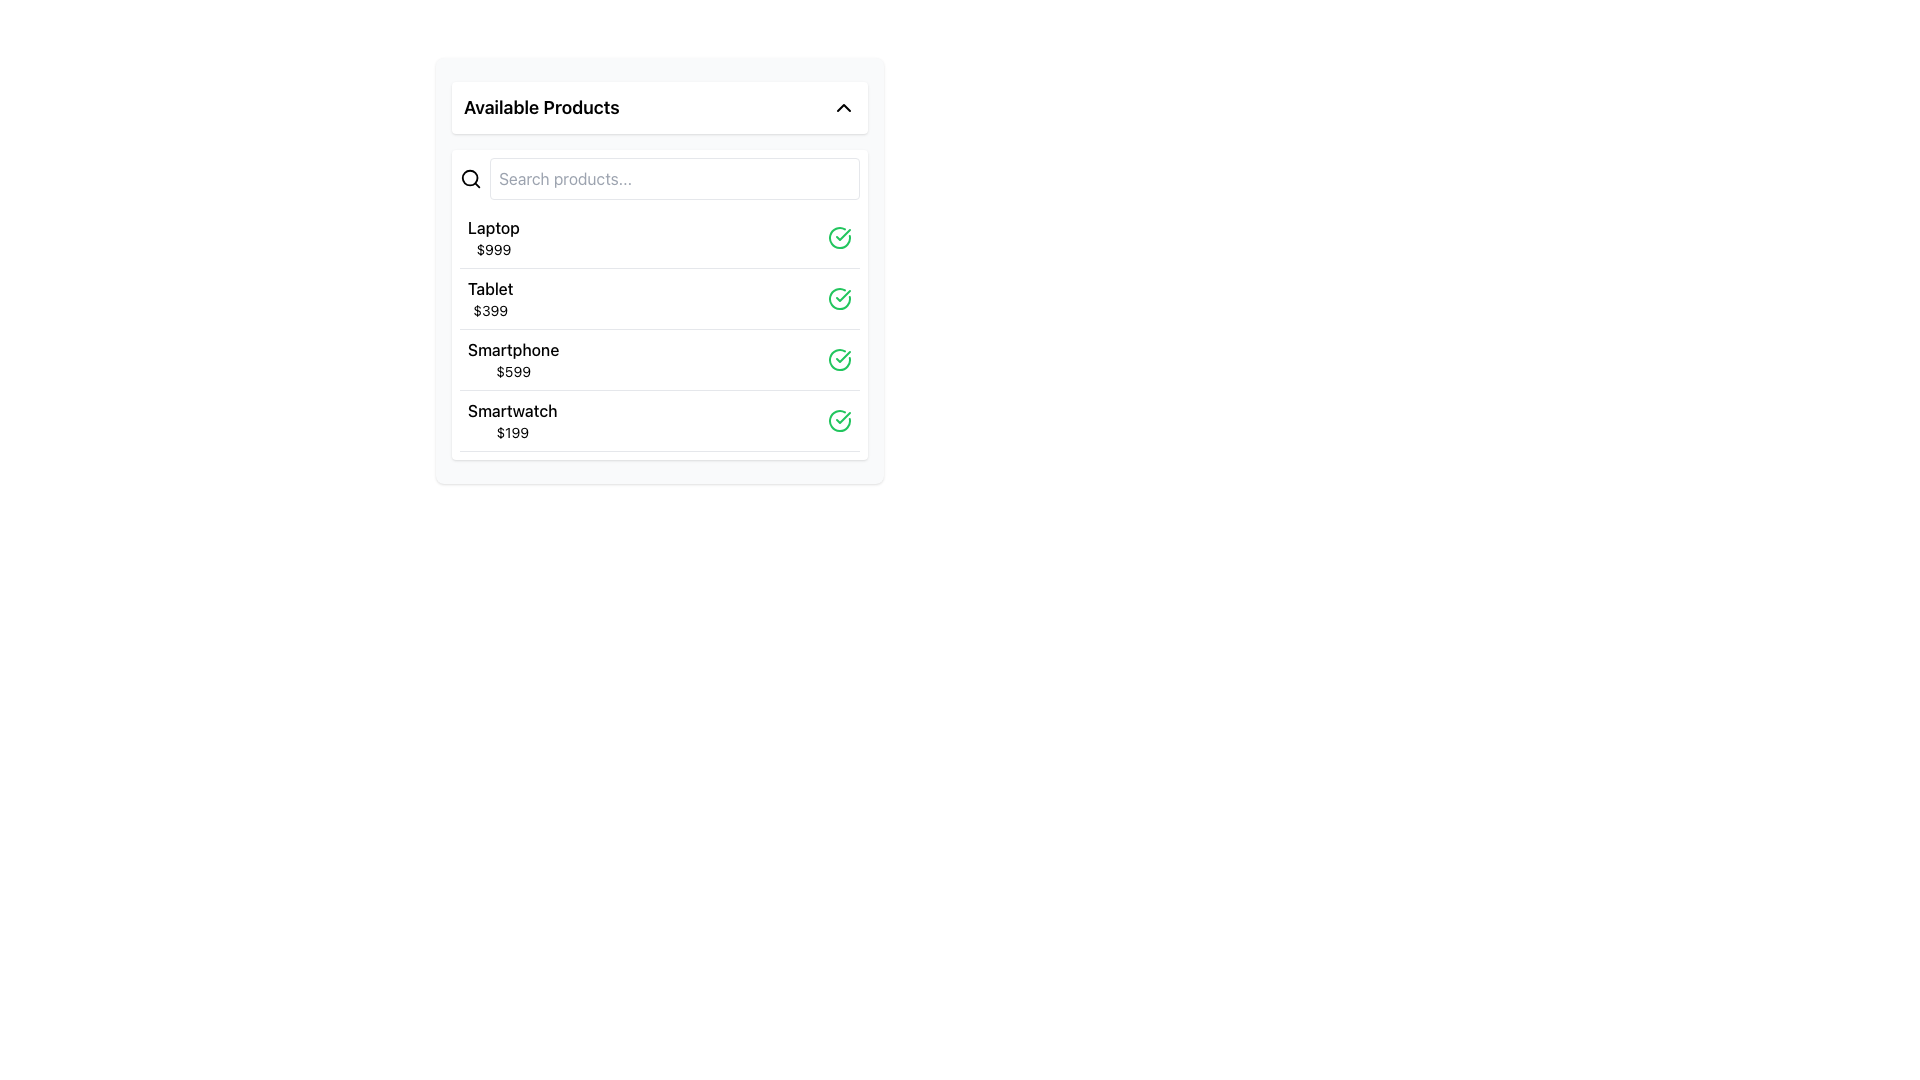  I want to click on product details of the 'Tablet' listed as the second item in the product list, which is priced at '$399', so click(660, 299).